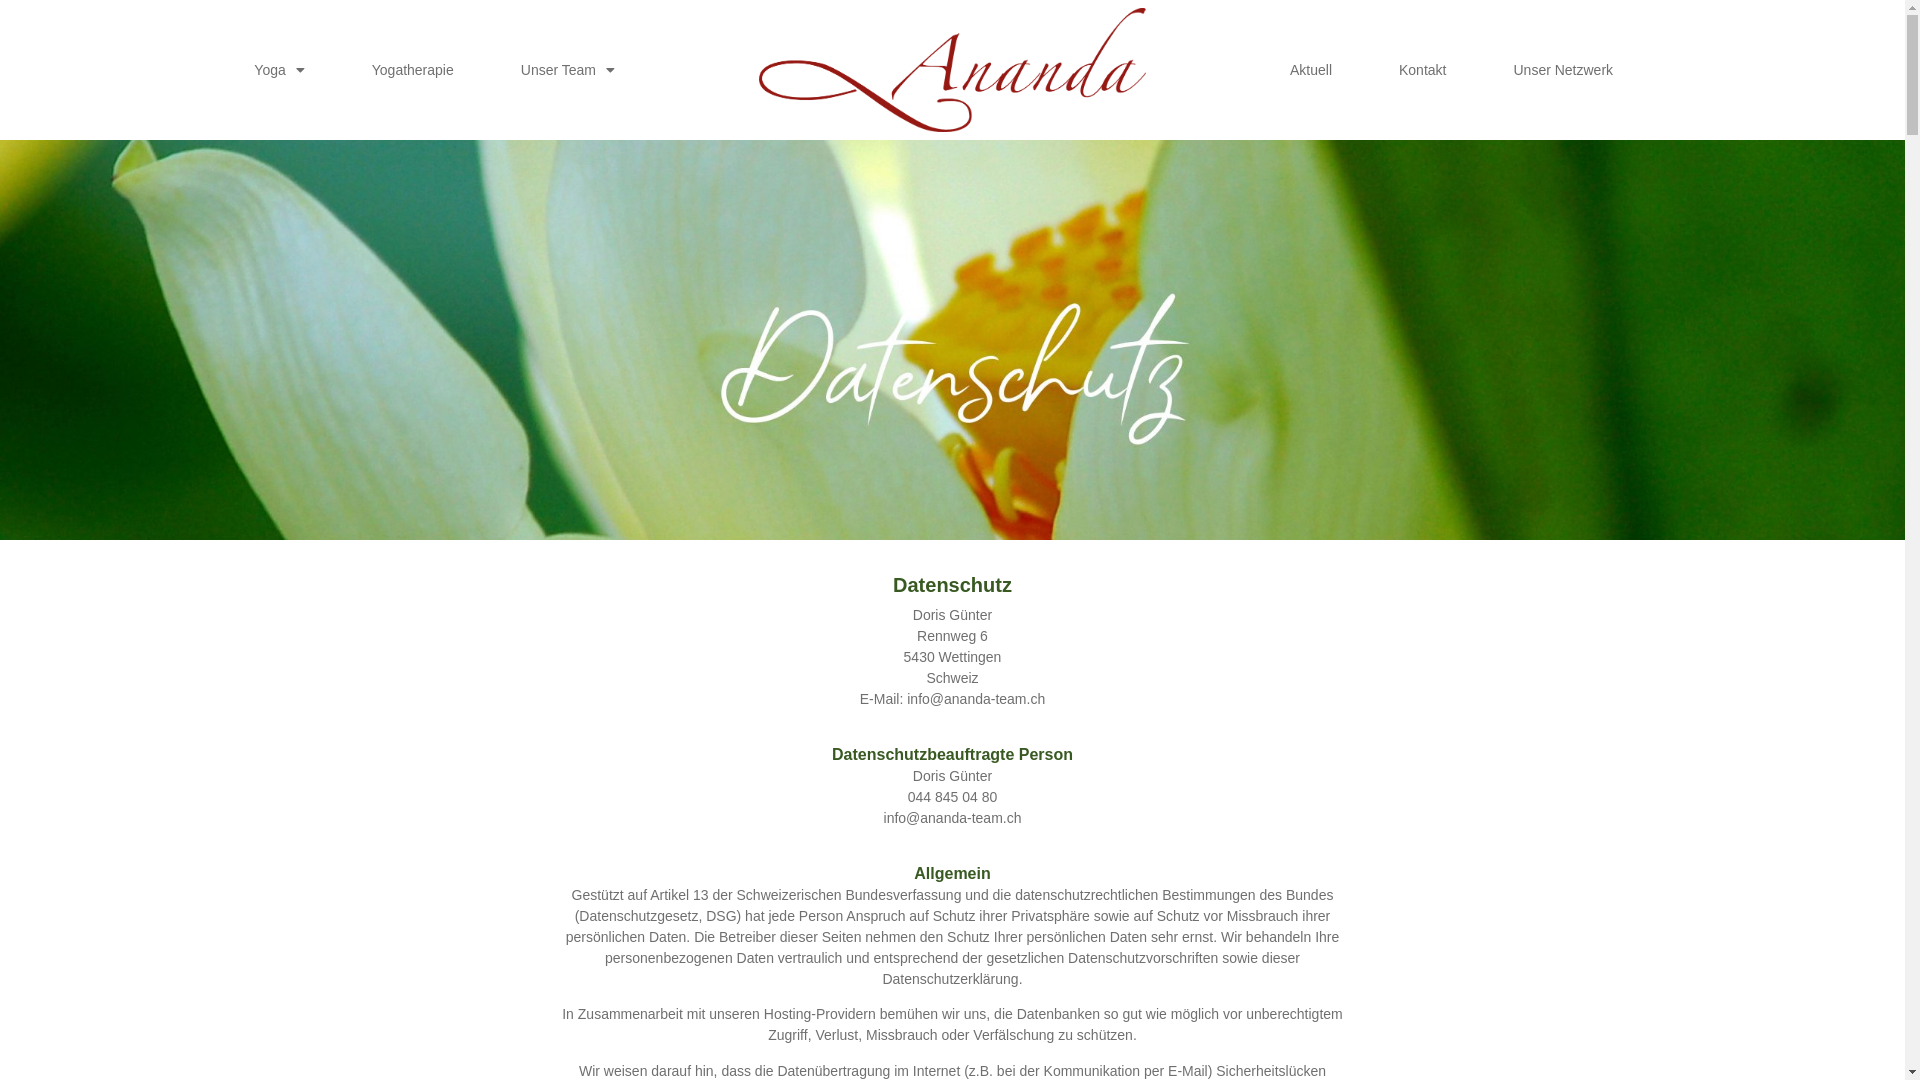  What do you see at coordinates (1377, 68) in the screenshot?
I see `'Kontakt'` at bounding box center [1377, 68].